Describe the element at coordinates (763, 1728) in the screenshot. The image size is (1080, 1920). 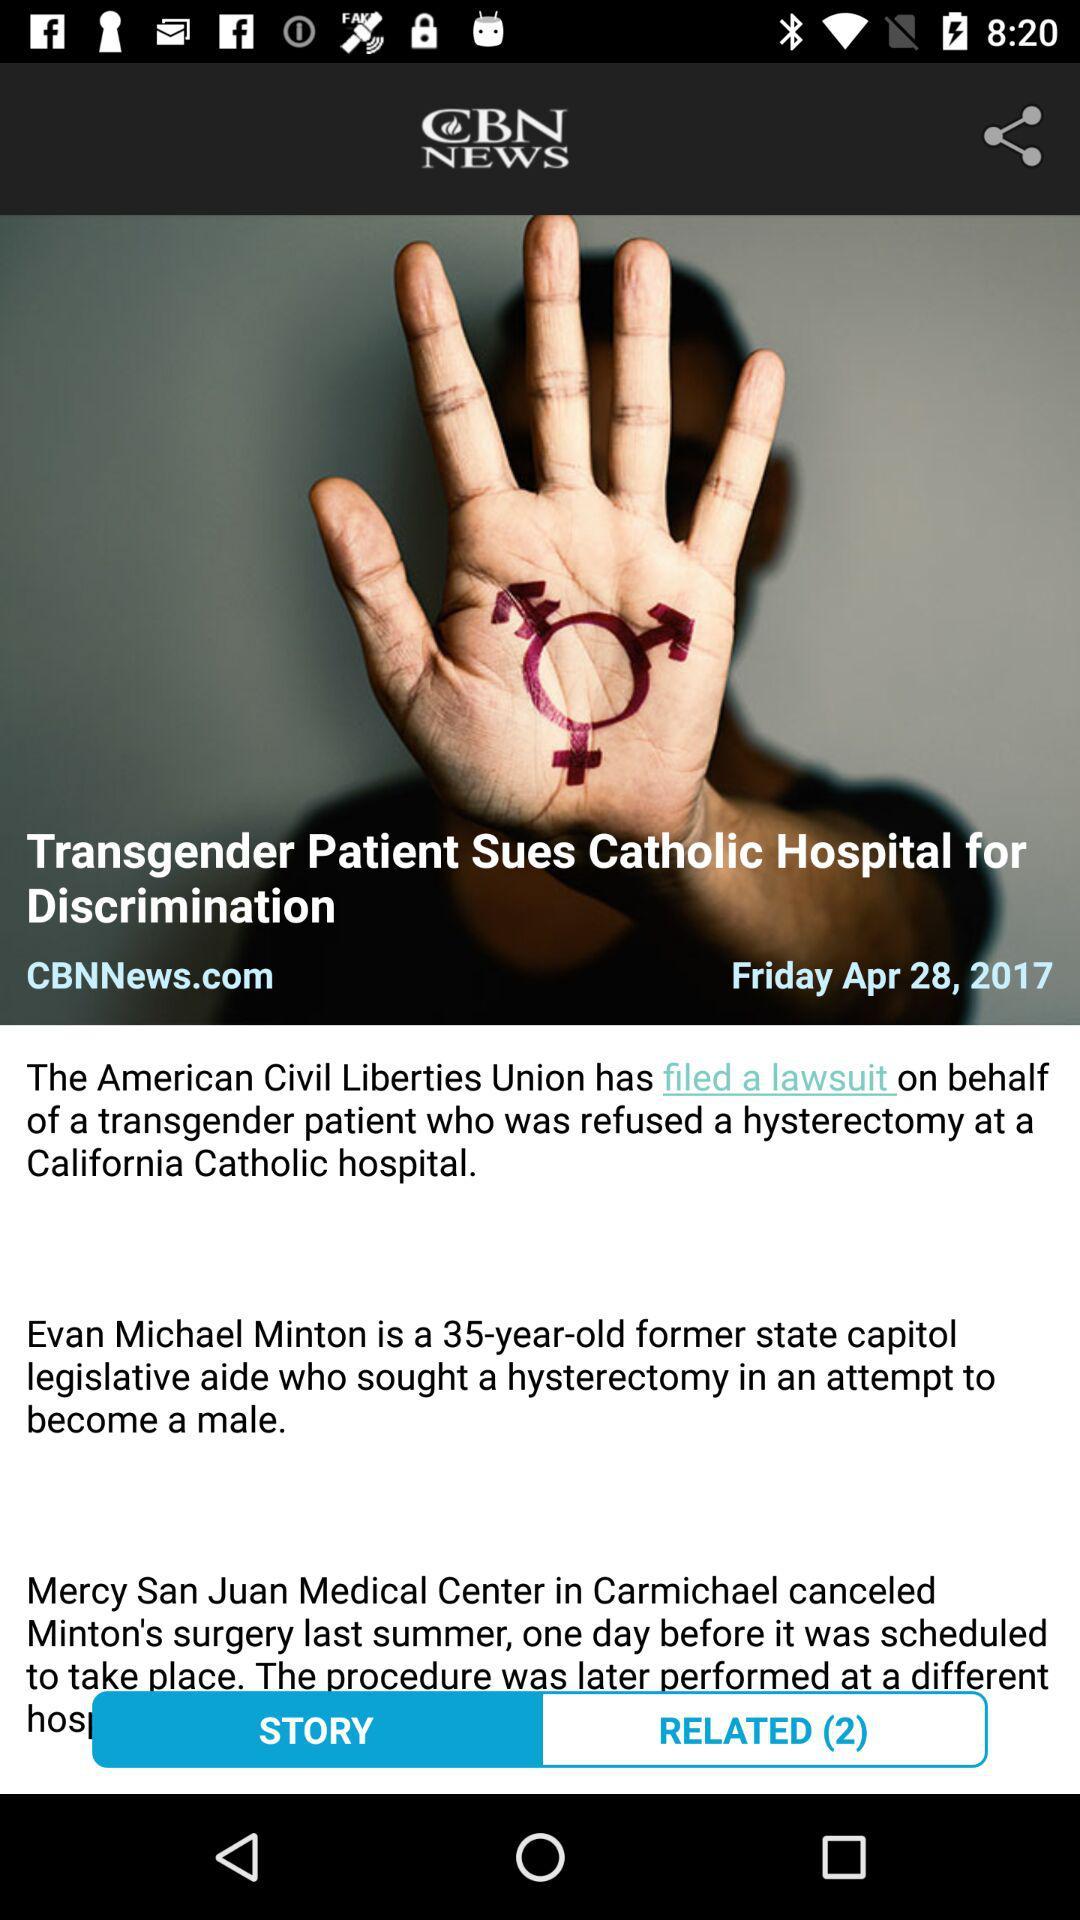
I see `the related (2) icon` at that location.